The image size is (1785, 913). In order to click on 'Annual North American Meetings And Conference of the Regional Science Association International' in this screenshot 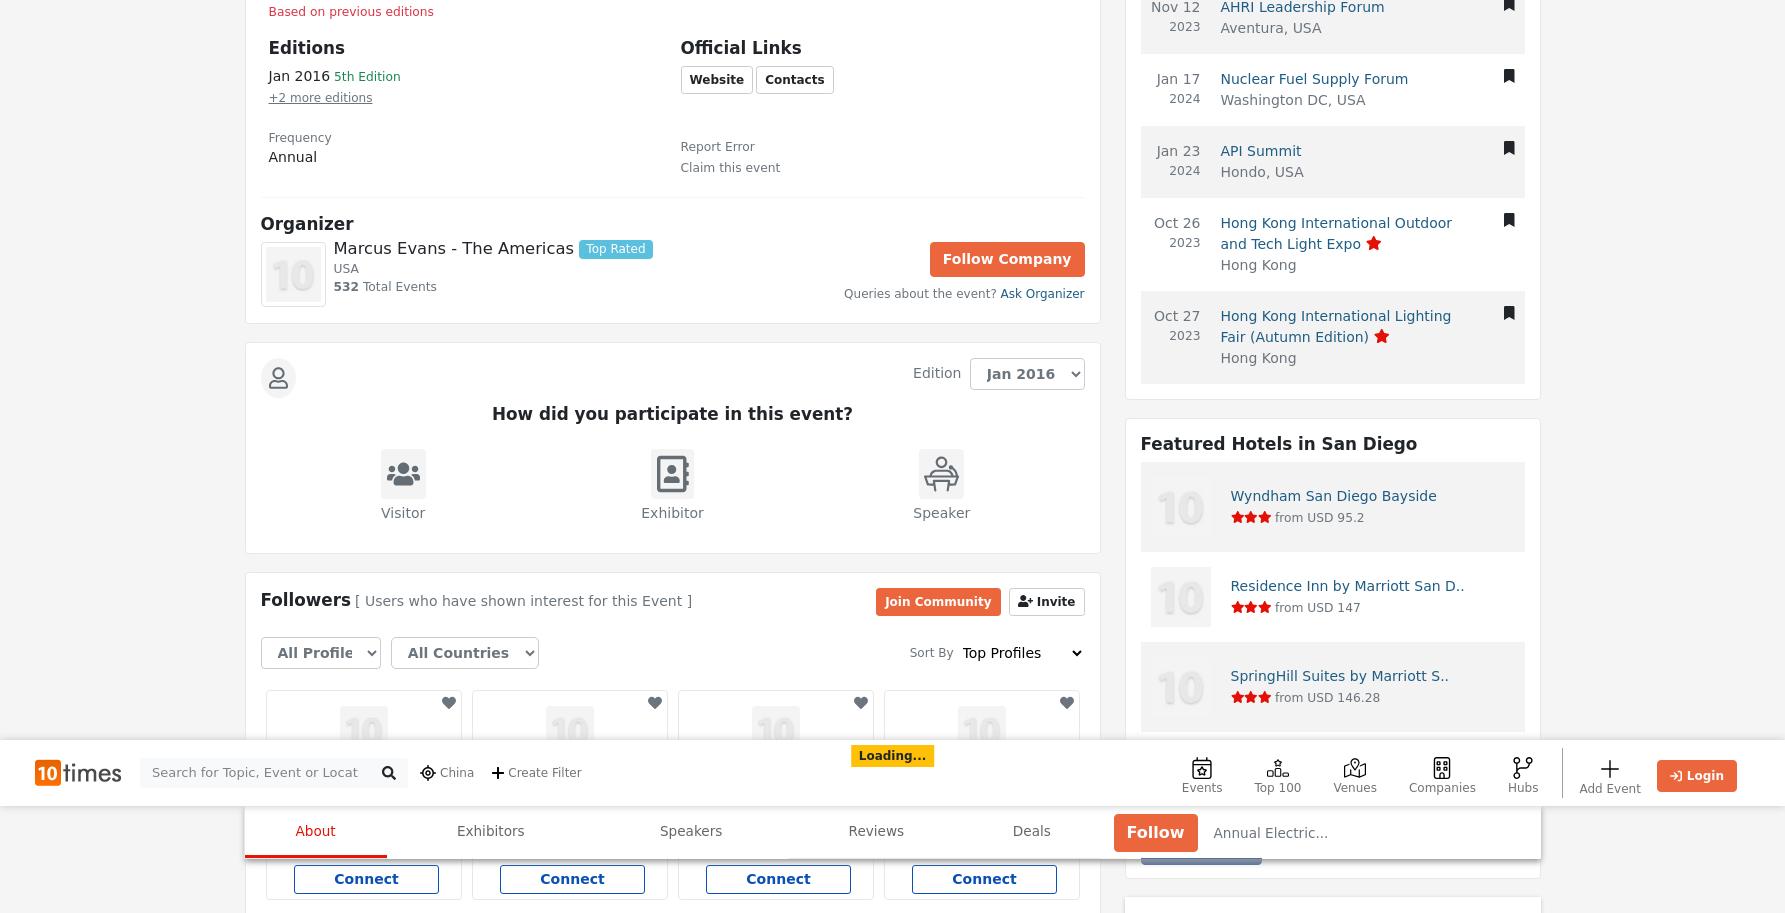, I will do `click(780, 159)`.